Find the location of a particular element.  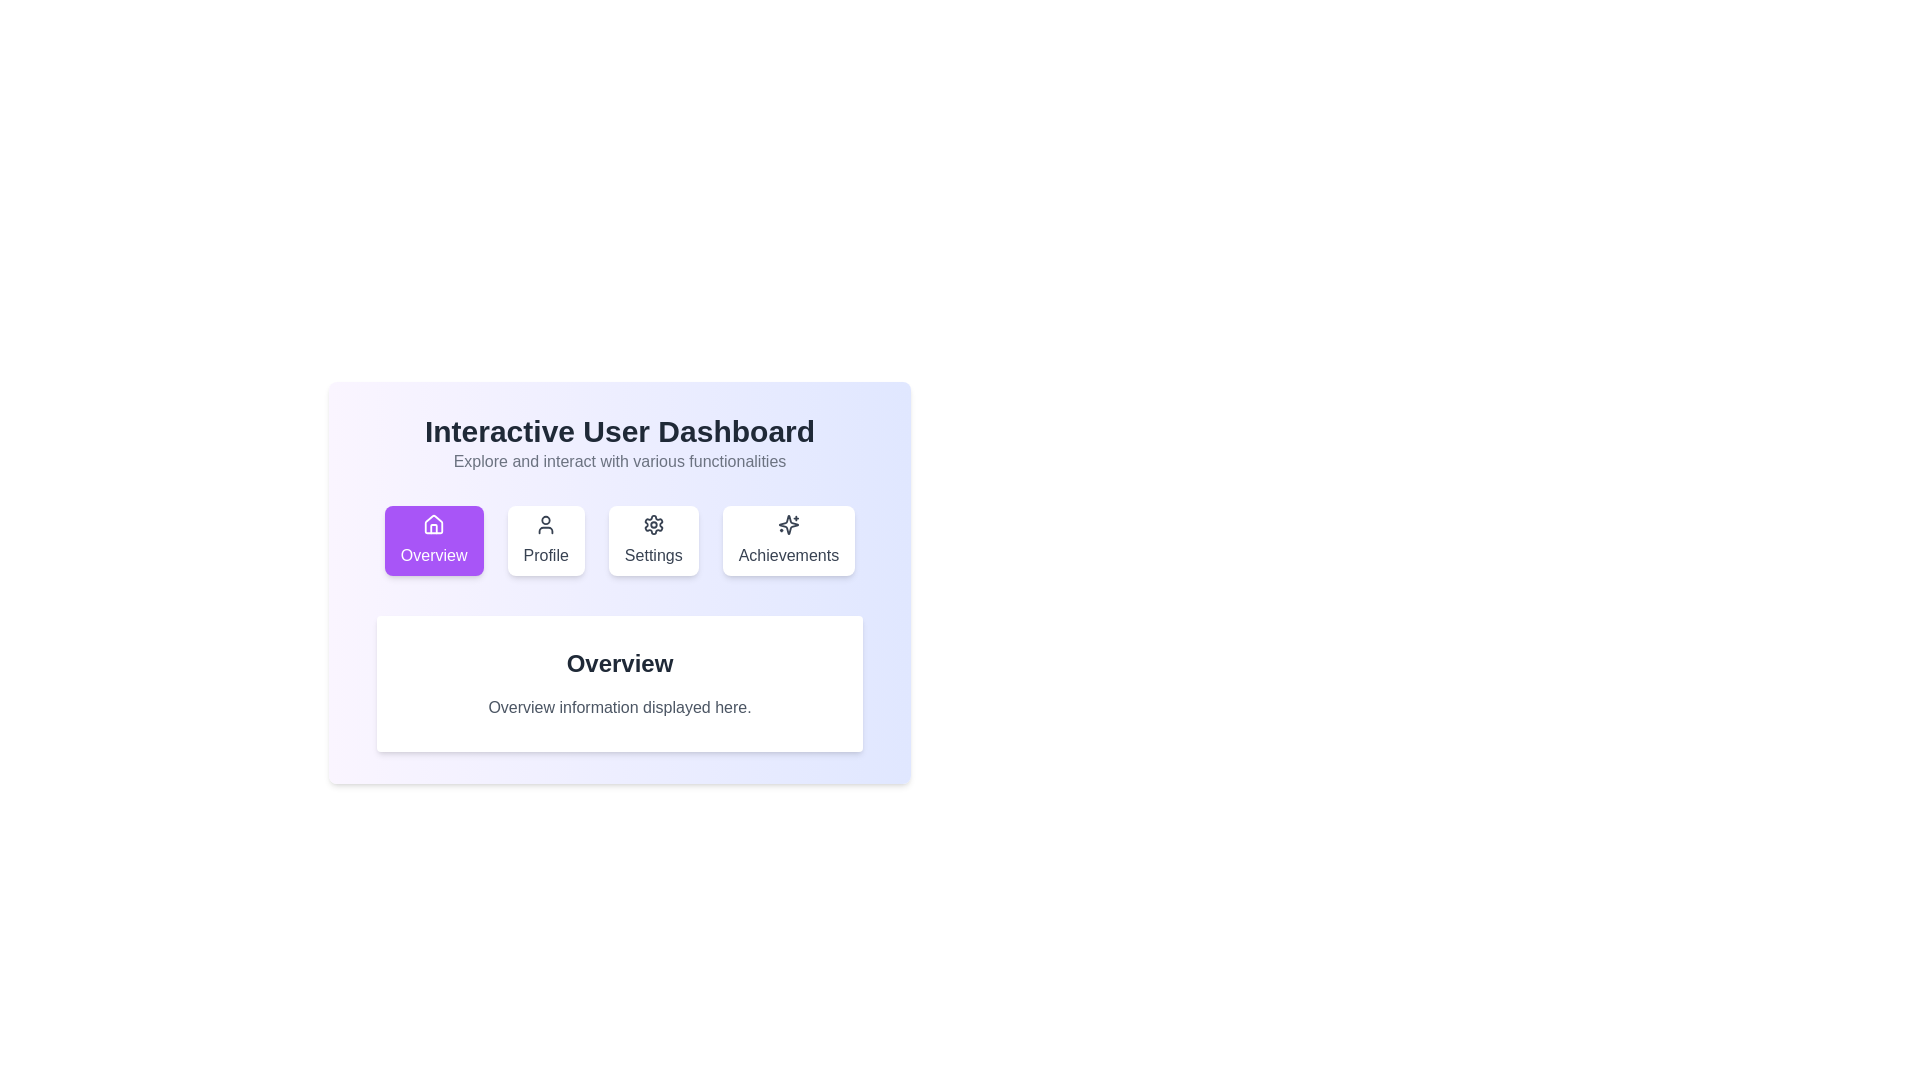

the decorative 'sparkles' icon in the 'Achievements' button located in the top-right section of the user dashboard interface is located at coordinates (787, 523).